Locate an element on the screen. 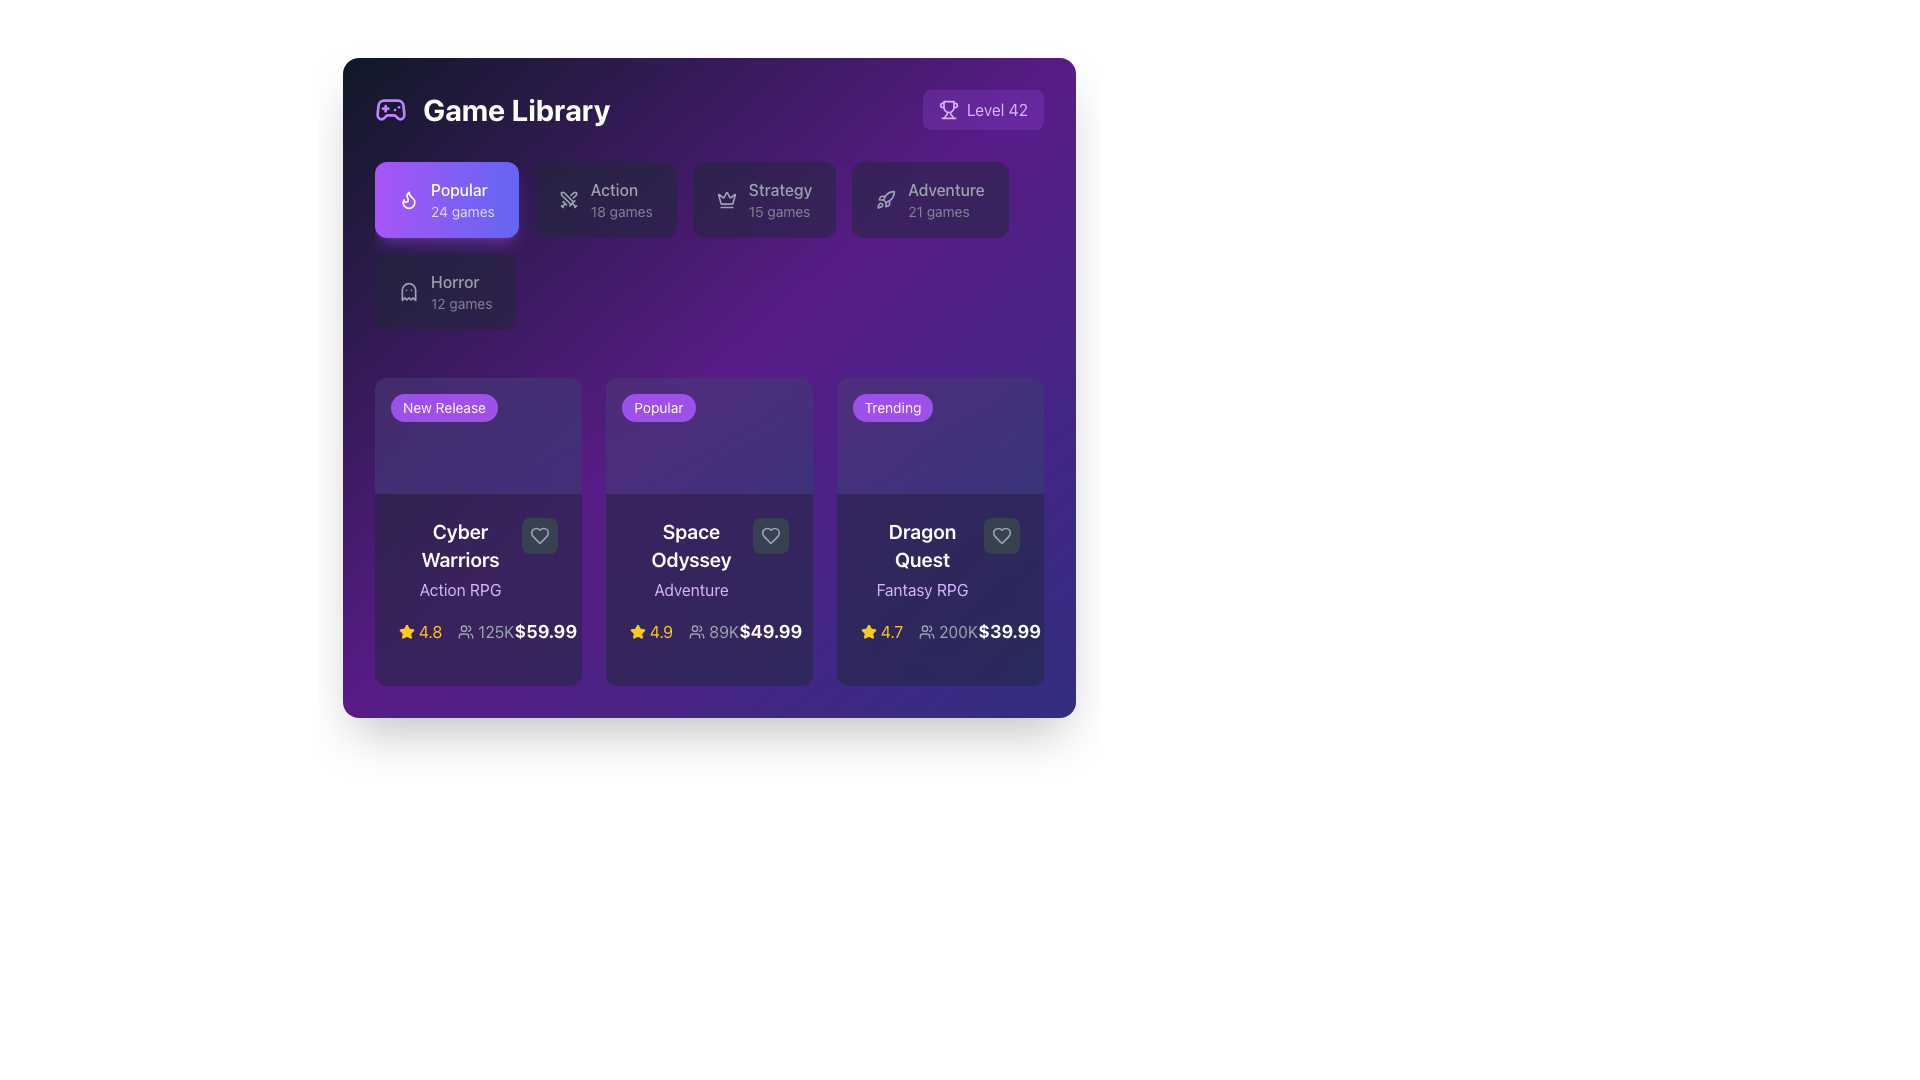  the Informational Card for 'Space Odyssey' is located at coordinates (709, 531).